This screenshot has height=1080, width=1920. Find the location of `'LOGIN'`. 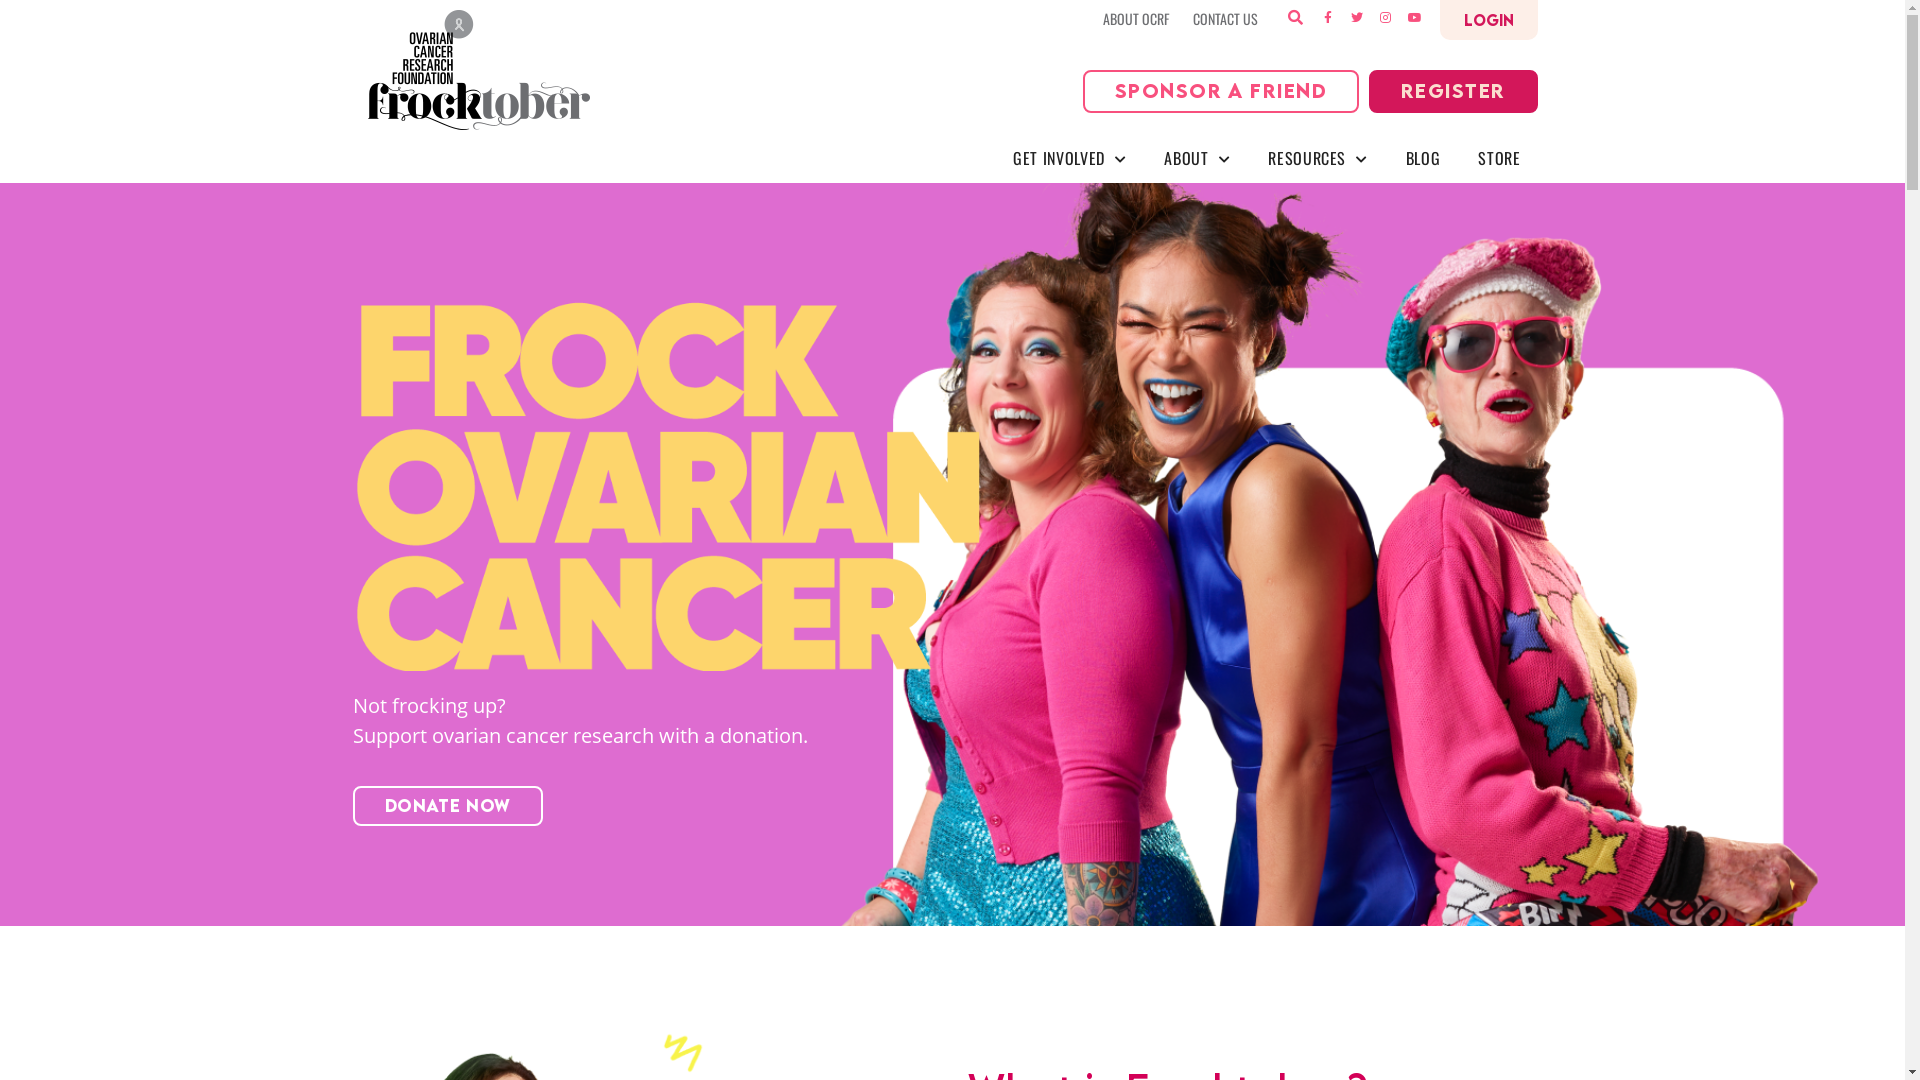

'LOGIN' is located at coordinates (1488, 19).